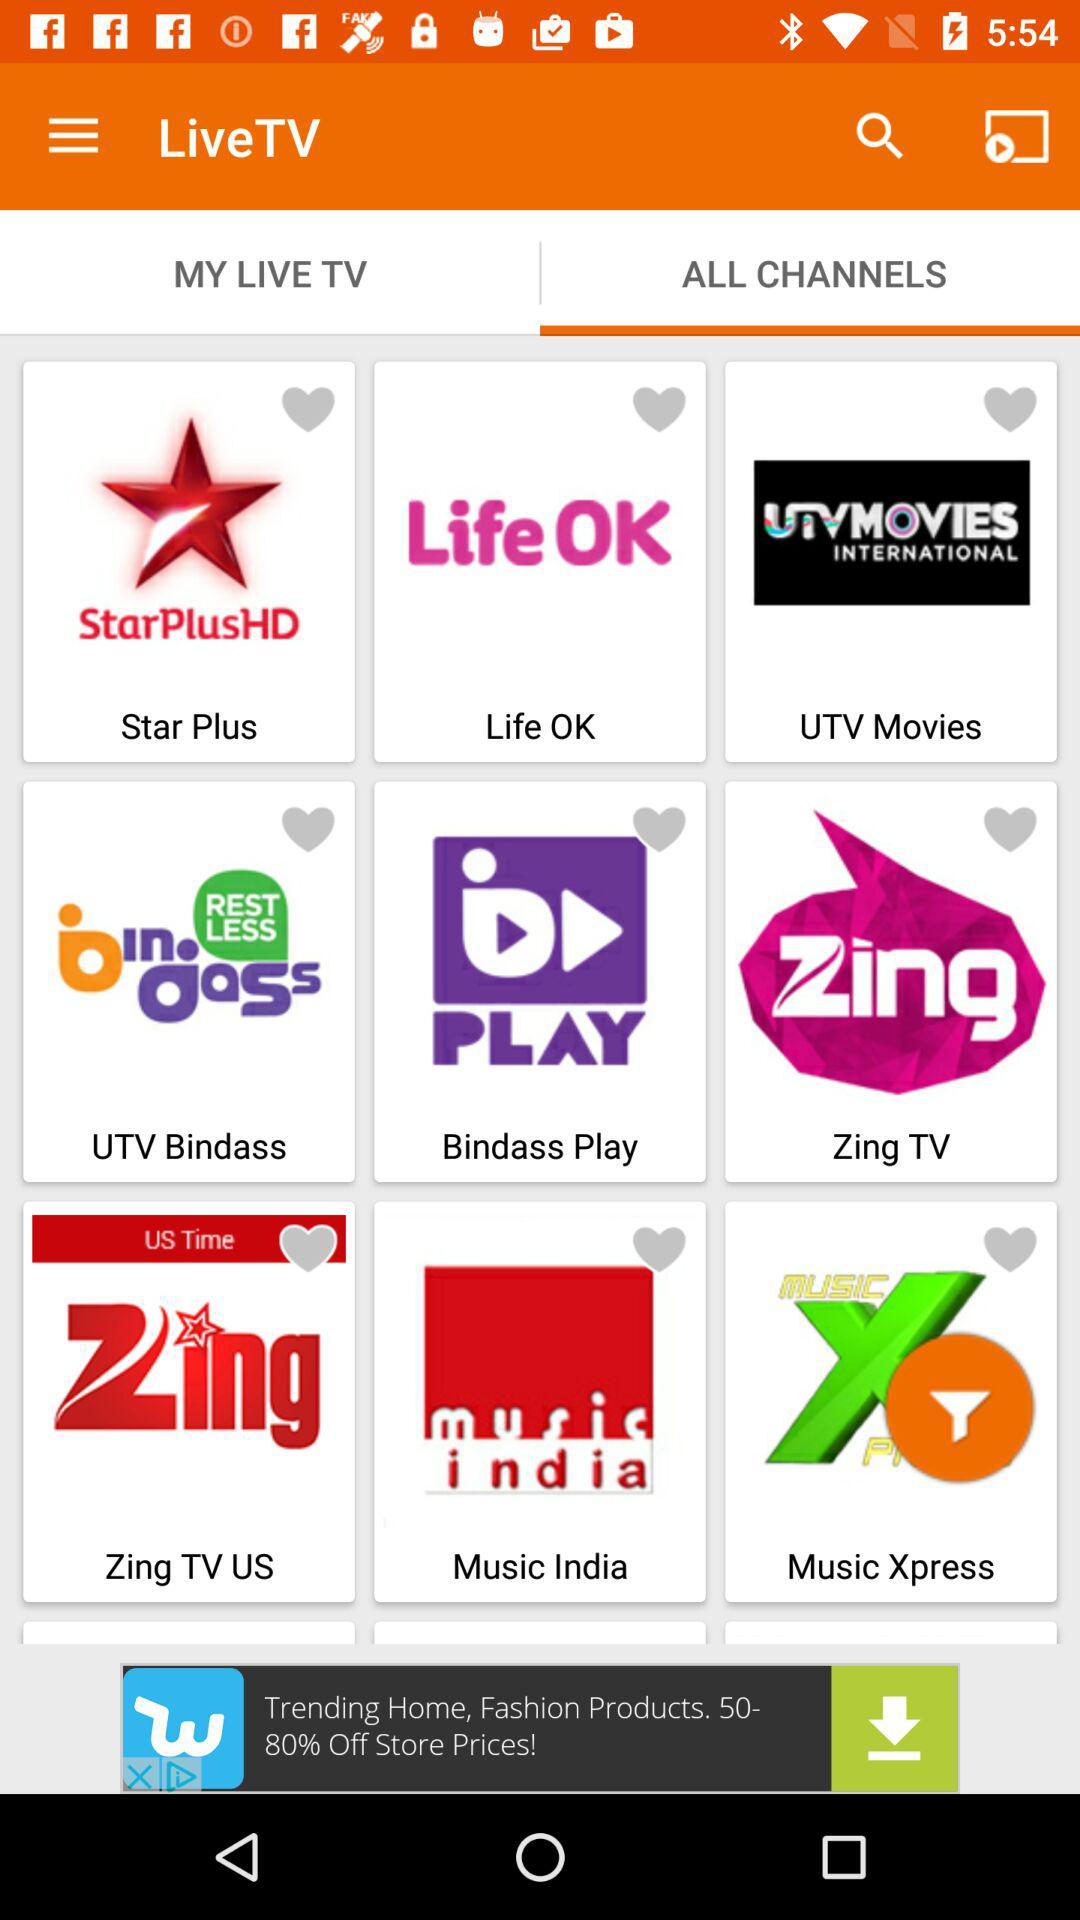  Describe the element at coordinates (958, 1406) in the screenshot. I see `button` at that location.